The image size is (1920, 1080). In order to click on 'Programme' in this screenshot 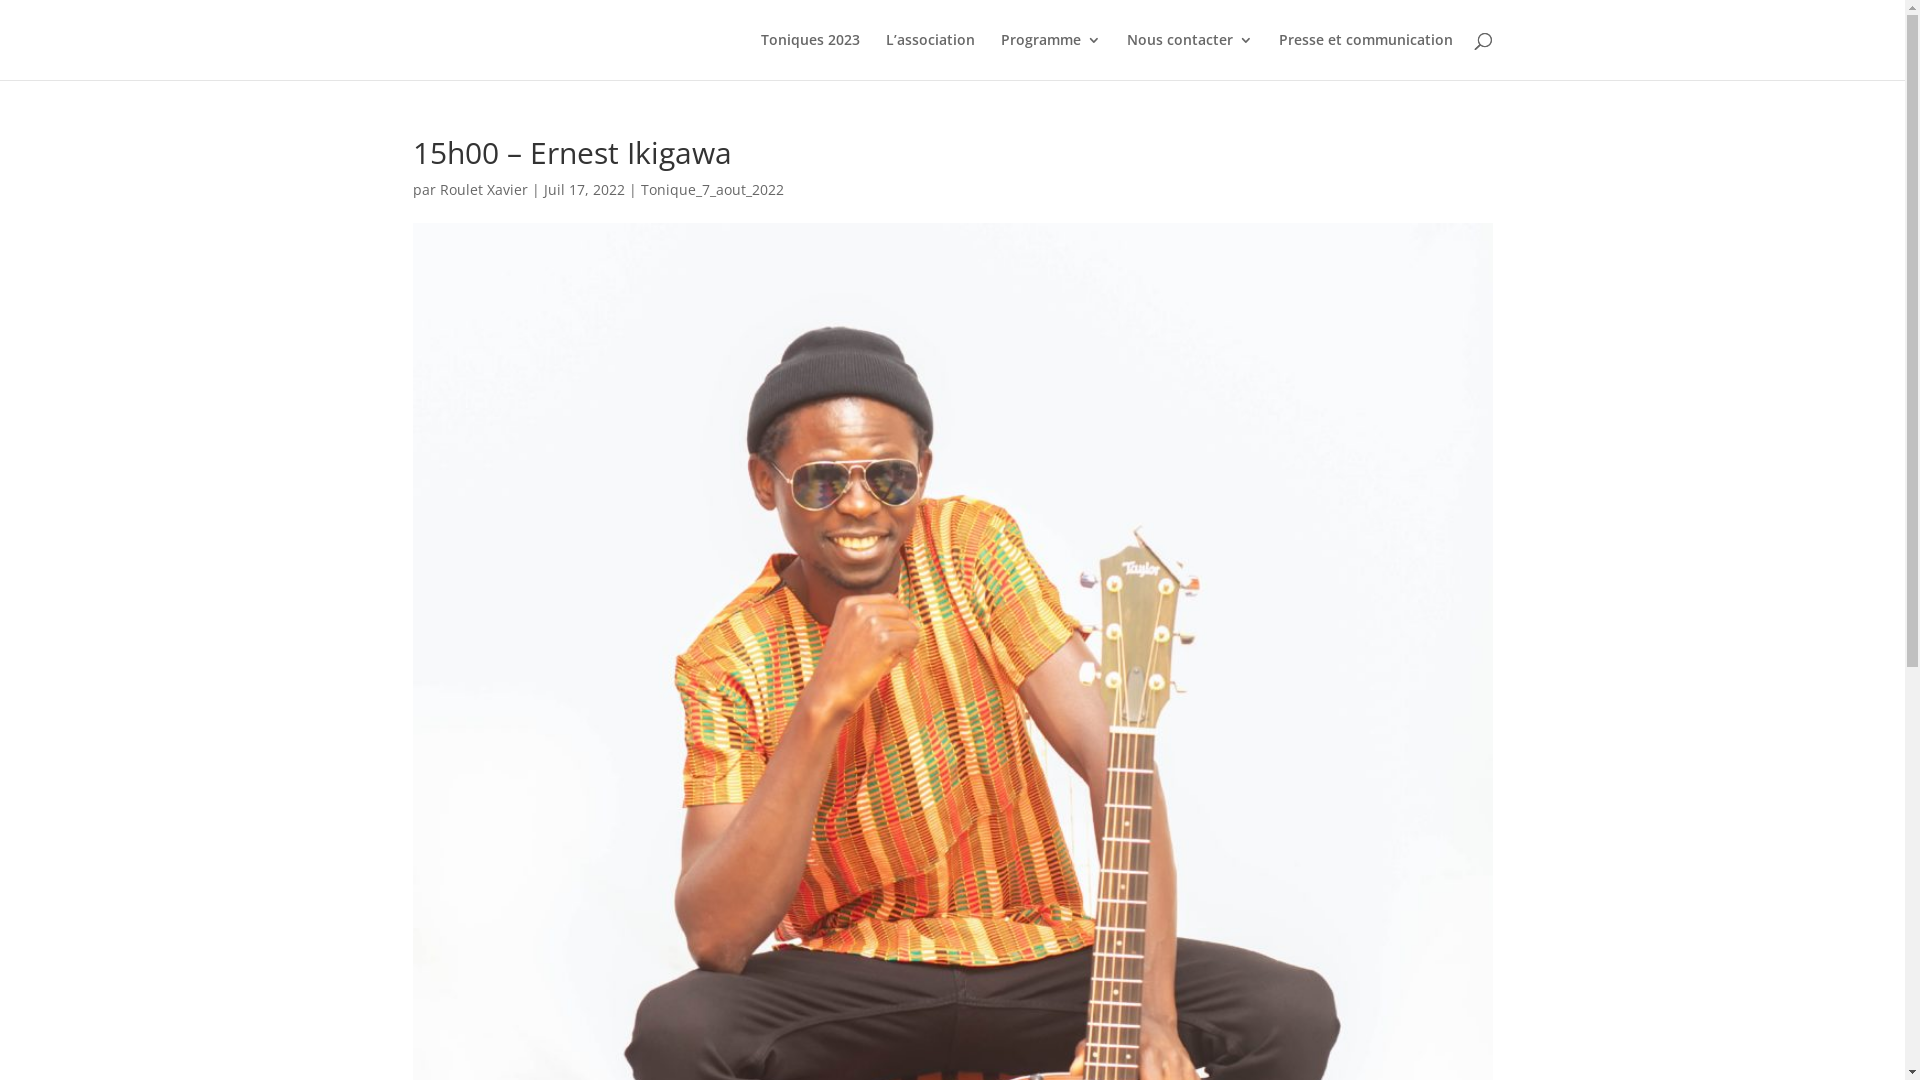, I will do `click(999, 55)`.